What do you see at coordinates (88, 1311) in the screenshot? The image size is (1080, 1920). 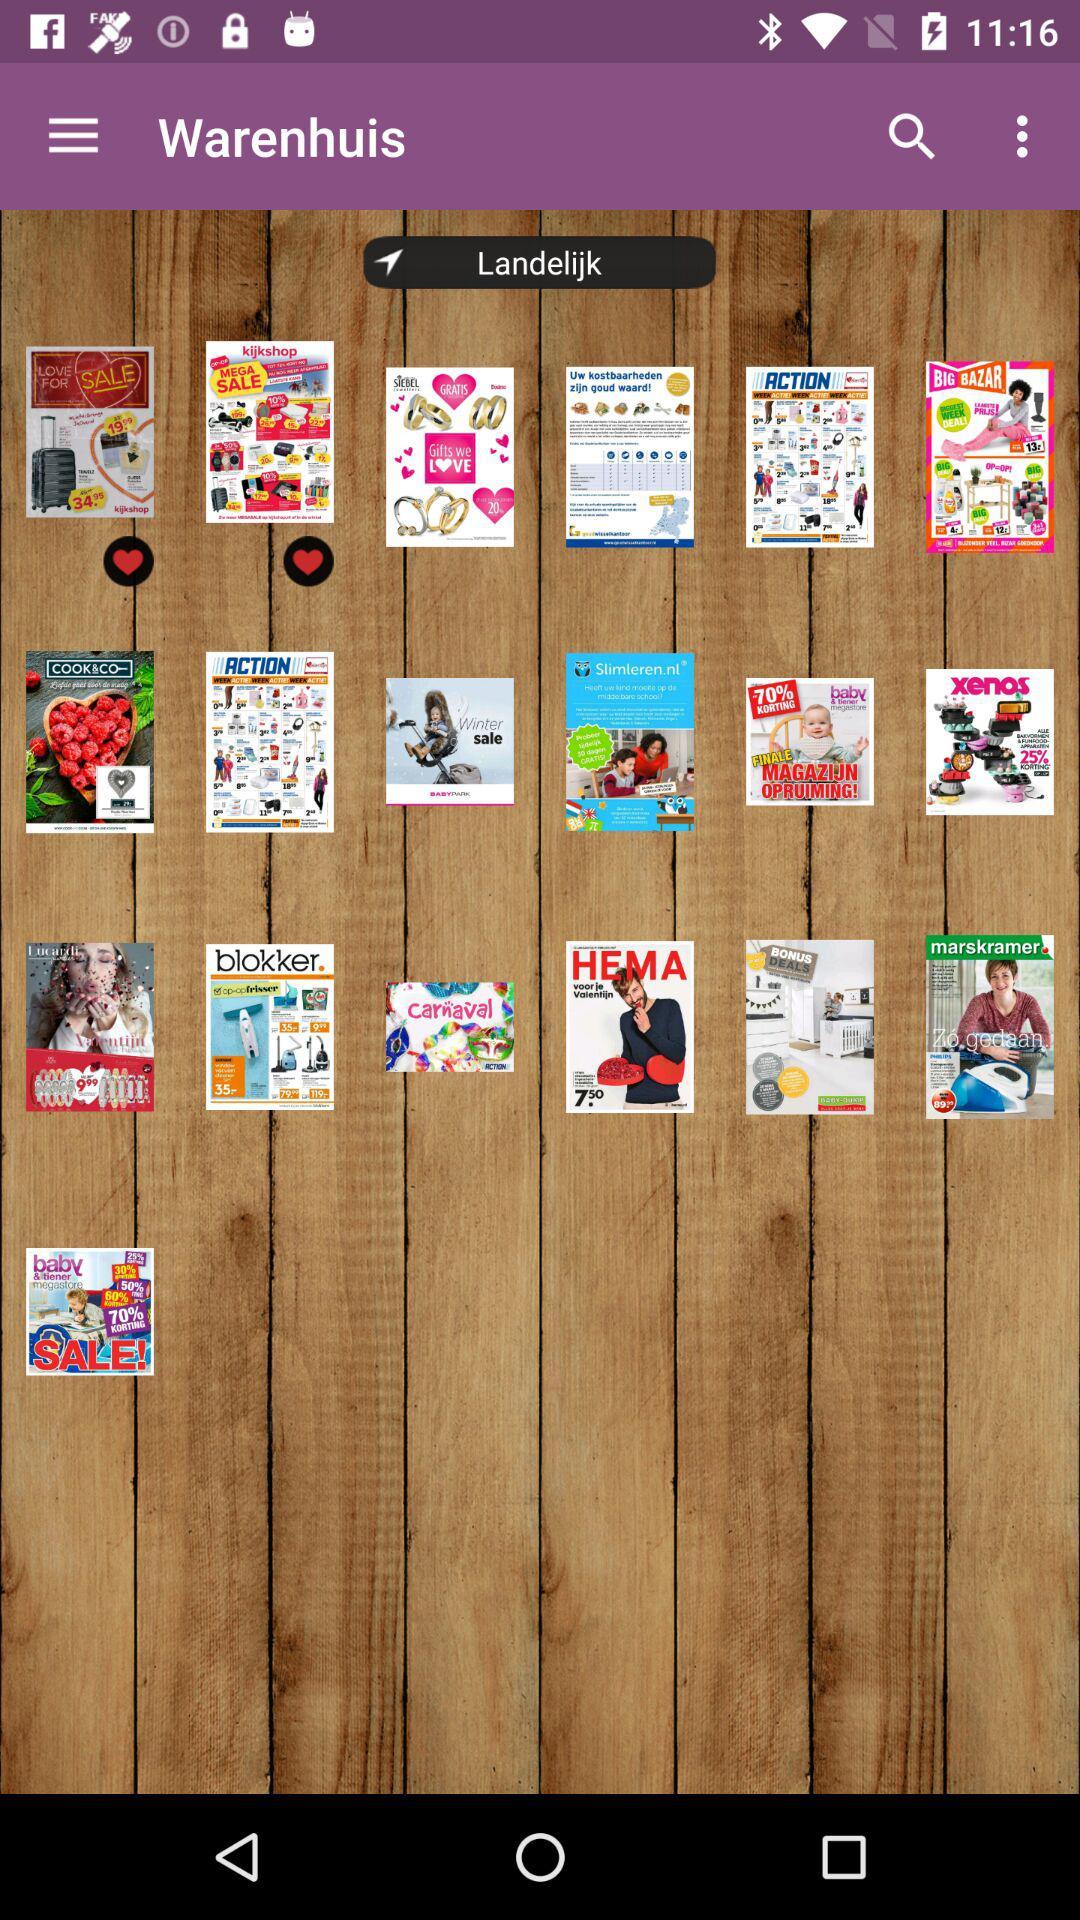 I see `the last image` at bounding box center [88, 1311].